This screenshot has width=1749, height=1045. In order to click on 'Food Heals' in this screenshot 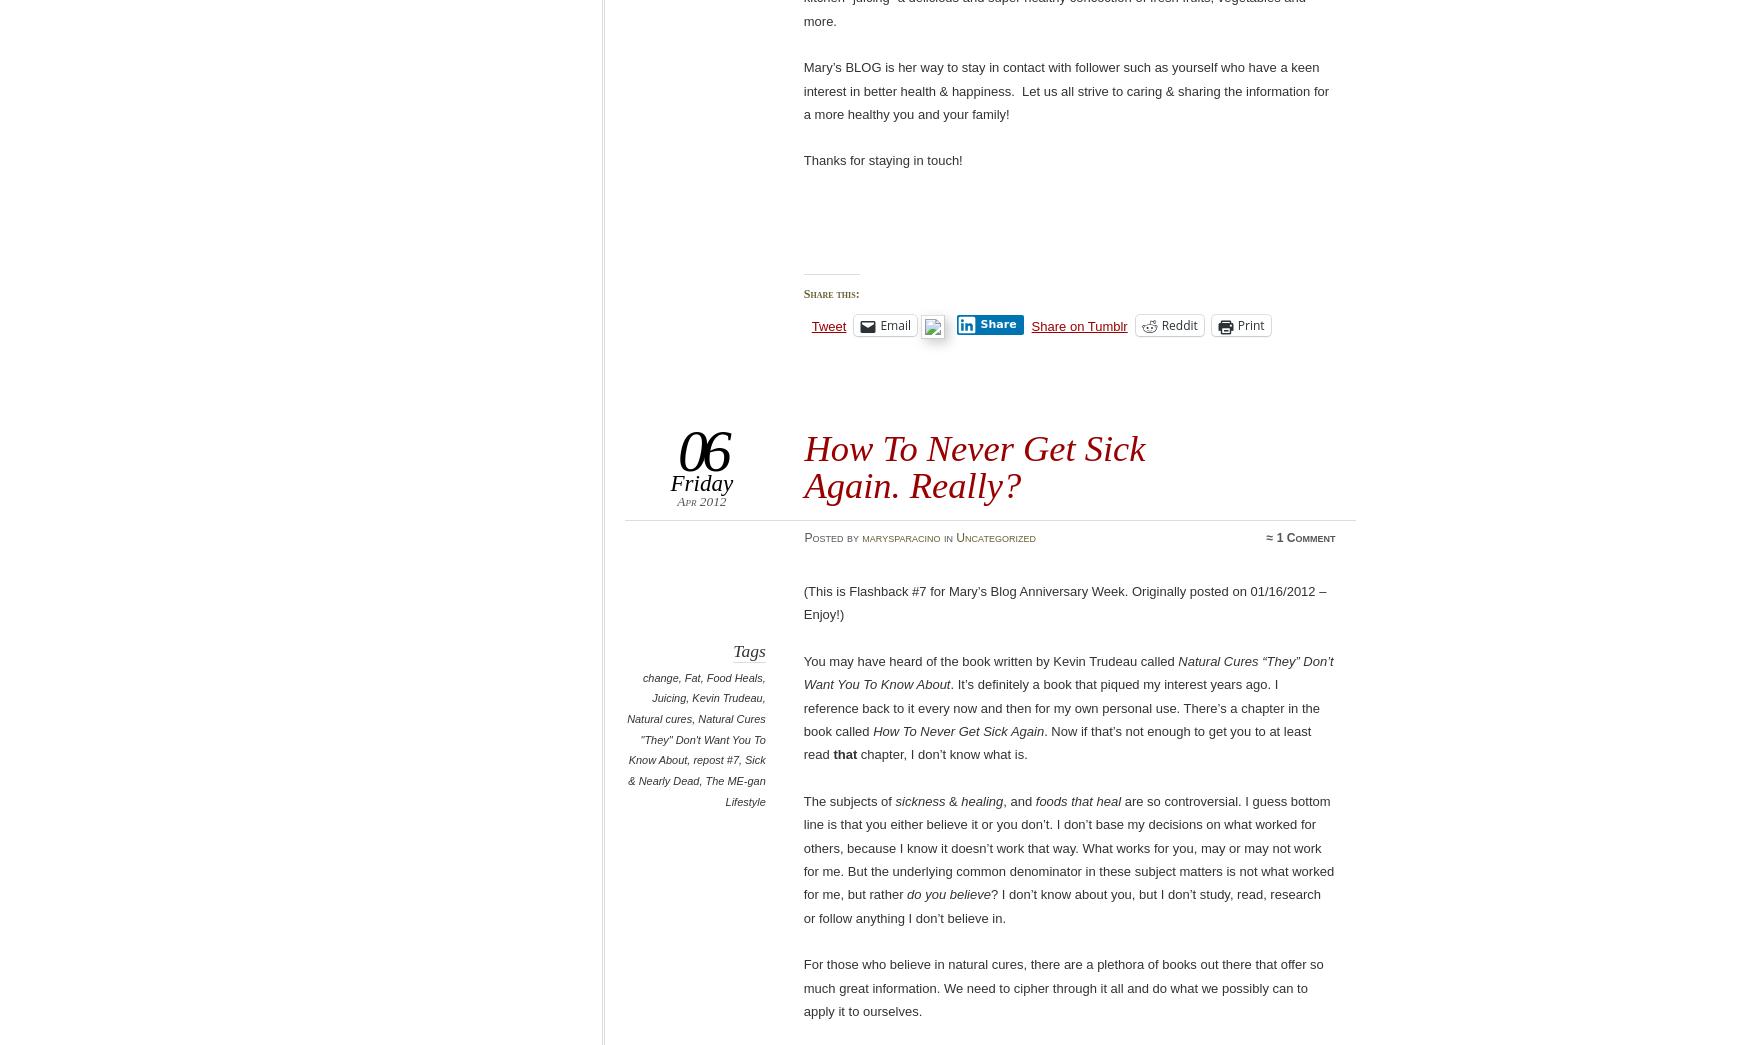, I will do `click(733, 676)`.